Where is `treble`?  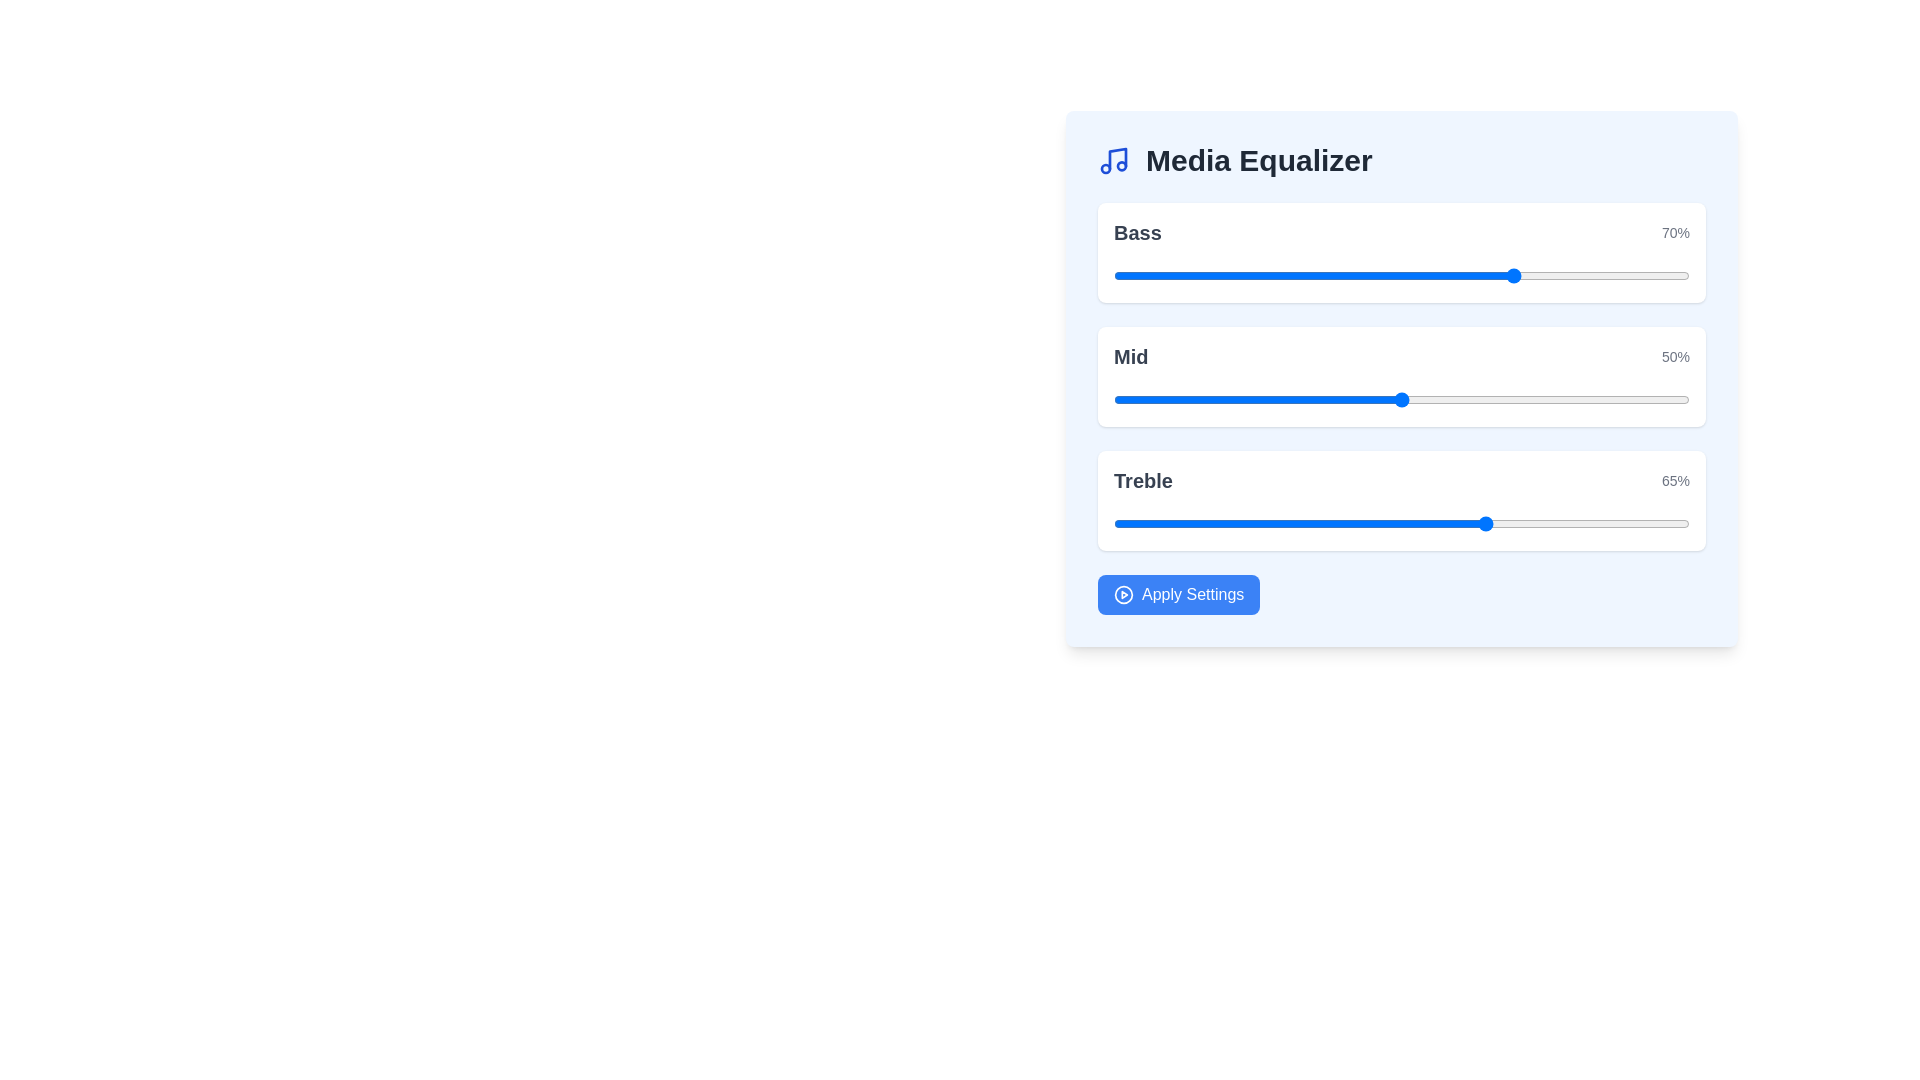
treble is located at coordinates (1550, 523).